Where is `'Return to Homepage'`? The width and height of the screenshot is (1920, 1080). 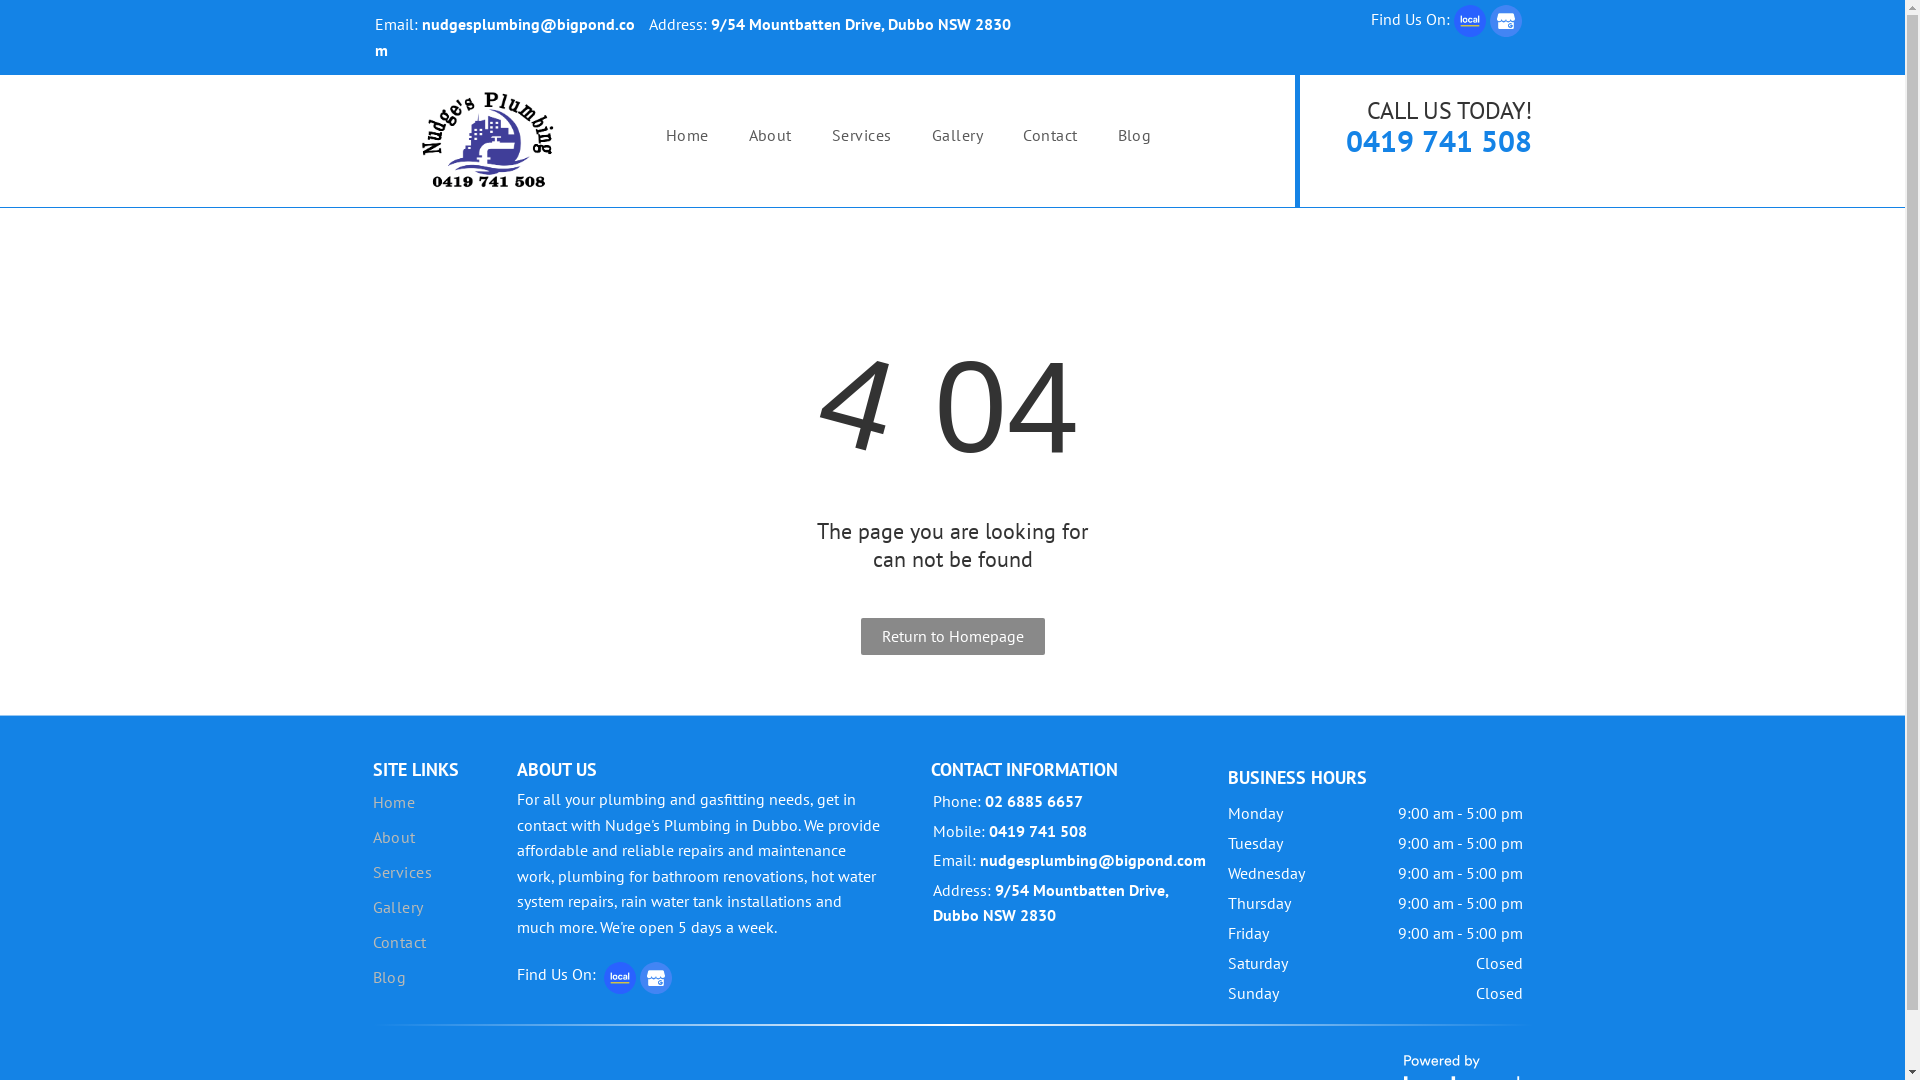 'Return to Homepage' is located at coordinates (950, 636).